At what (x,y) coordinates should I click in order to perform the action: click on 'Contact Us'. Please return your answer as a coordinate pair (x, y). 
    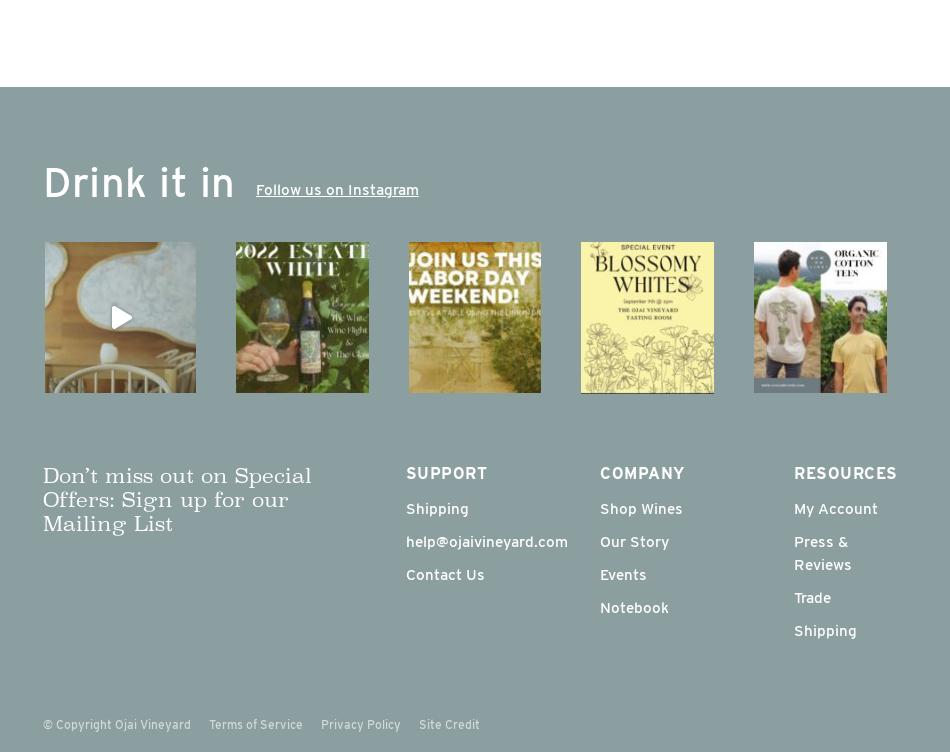
    Looking at the image, I should click on (443, 574).